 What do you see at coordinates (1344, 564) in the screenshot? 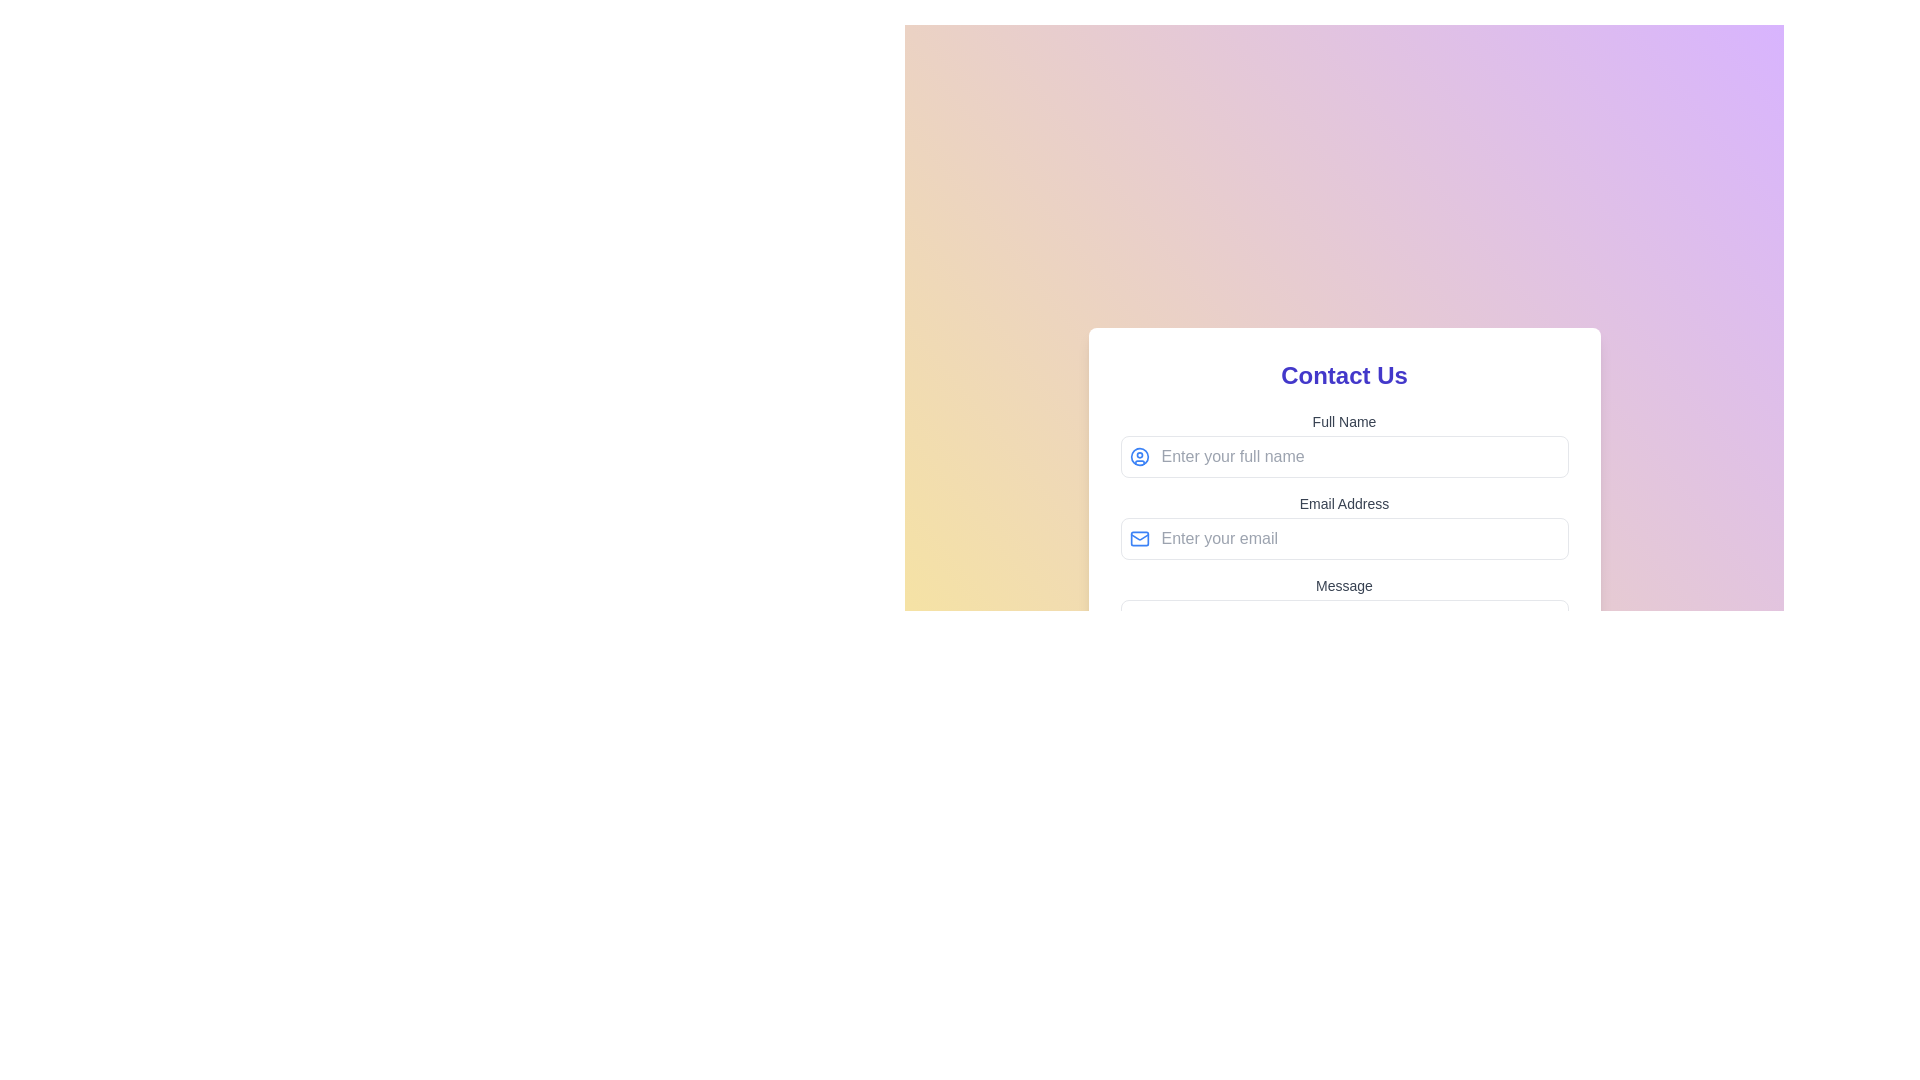
I see `the 'Full Name', 'Email Address', or 'Message' input fields in the 'Contact Us' form to focus on them` at bounding box center [1344, 564].